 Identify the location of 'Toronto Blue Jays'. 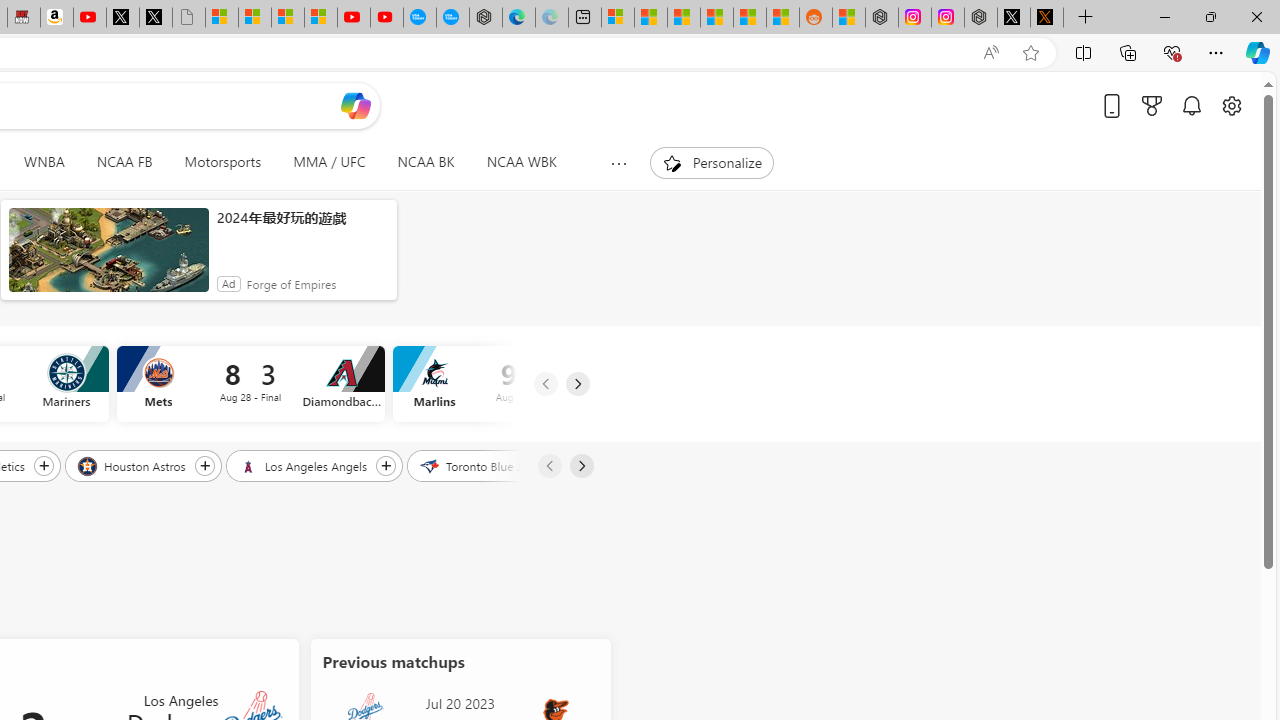
(481, 465).